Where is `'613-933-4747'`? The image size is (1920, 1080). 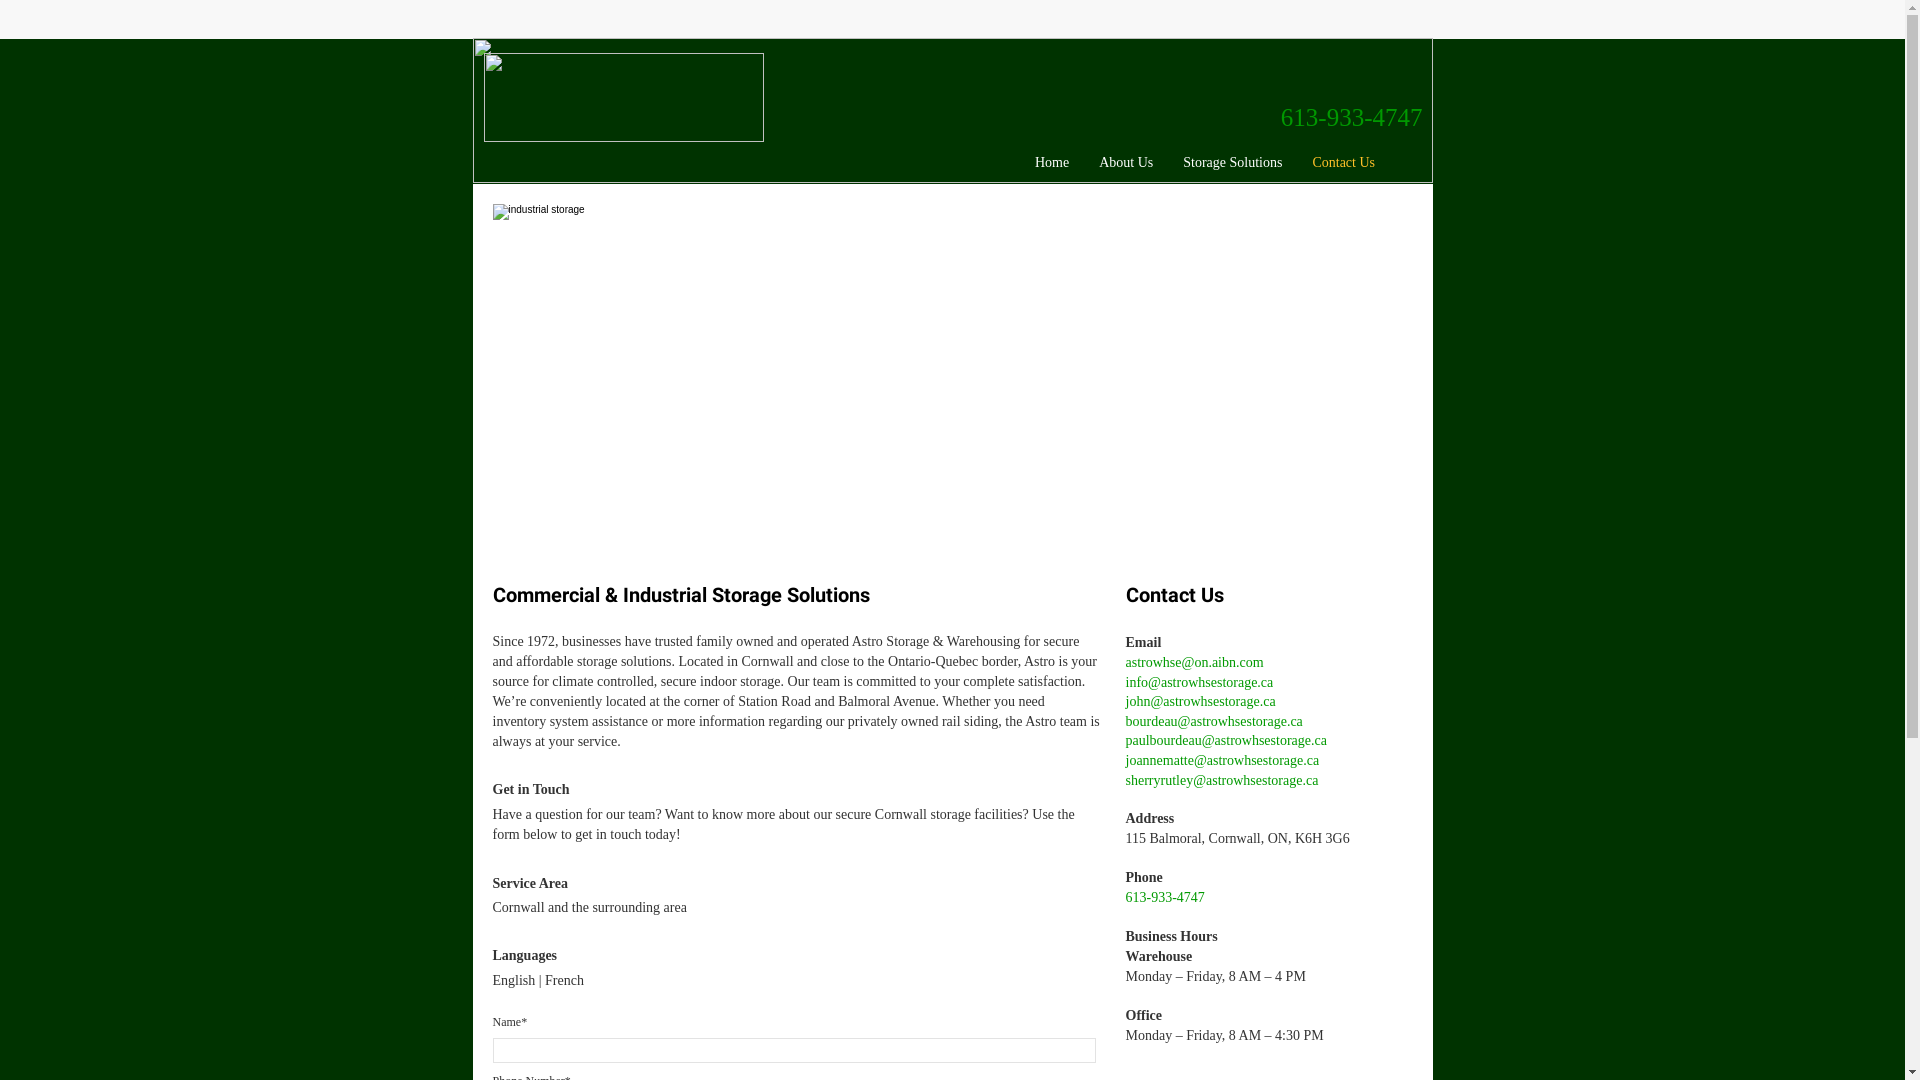 '613-933-4747' is located at coordinates (1352, 122).